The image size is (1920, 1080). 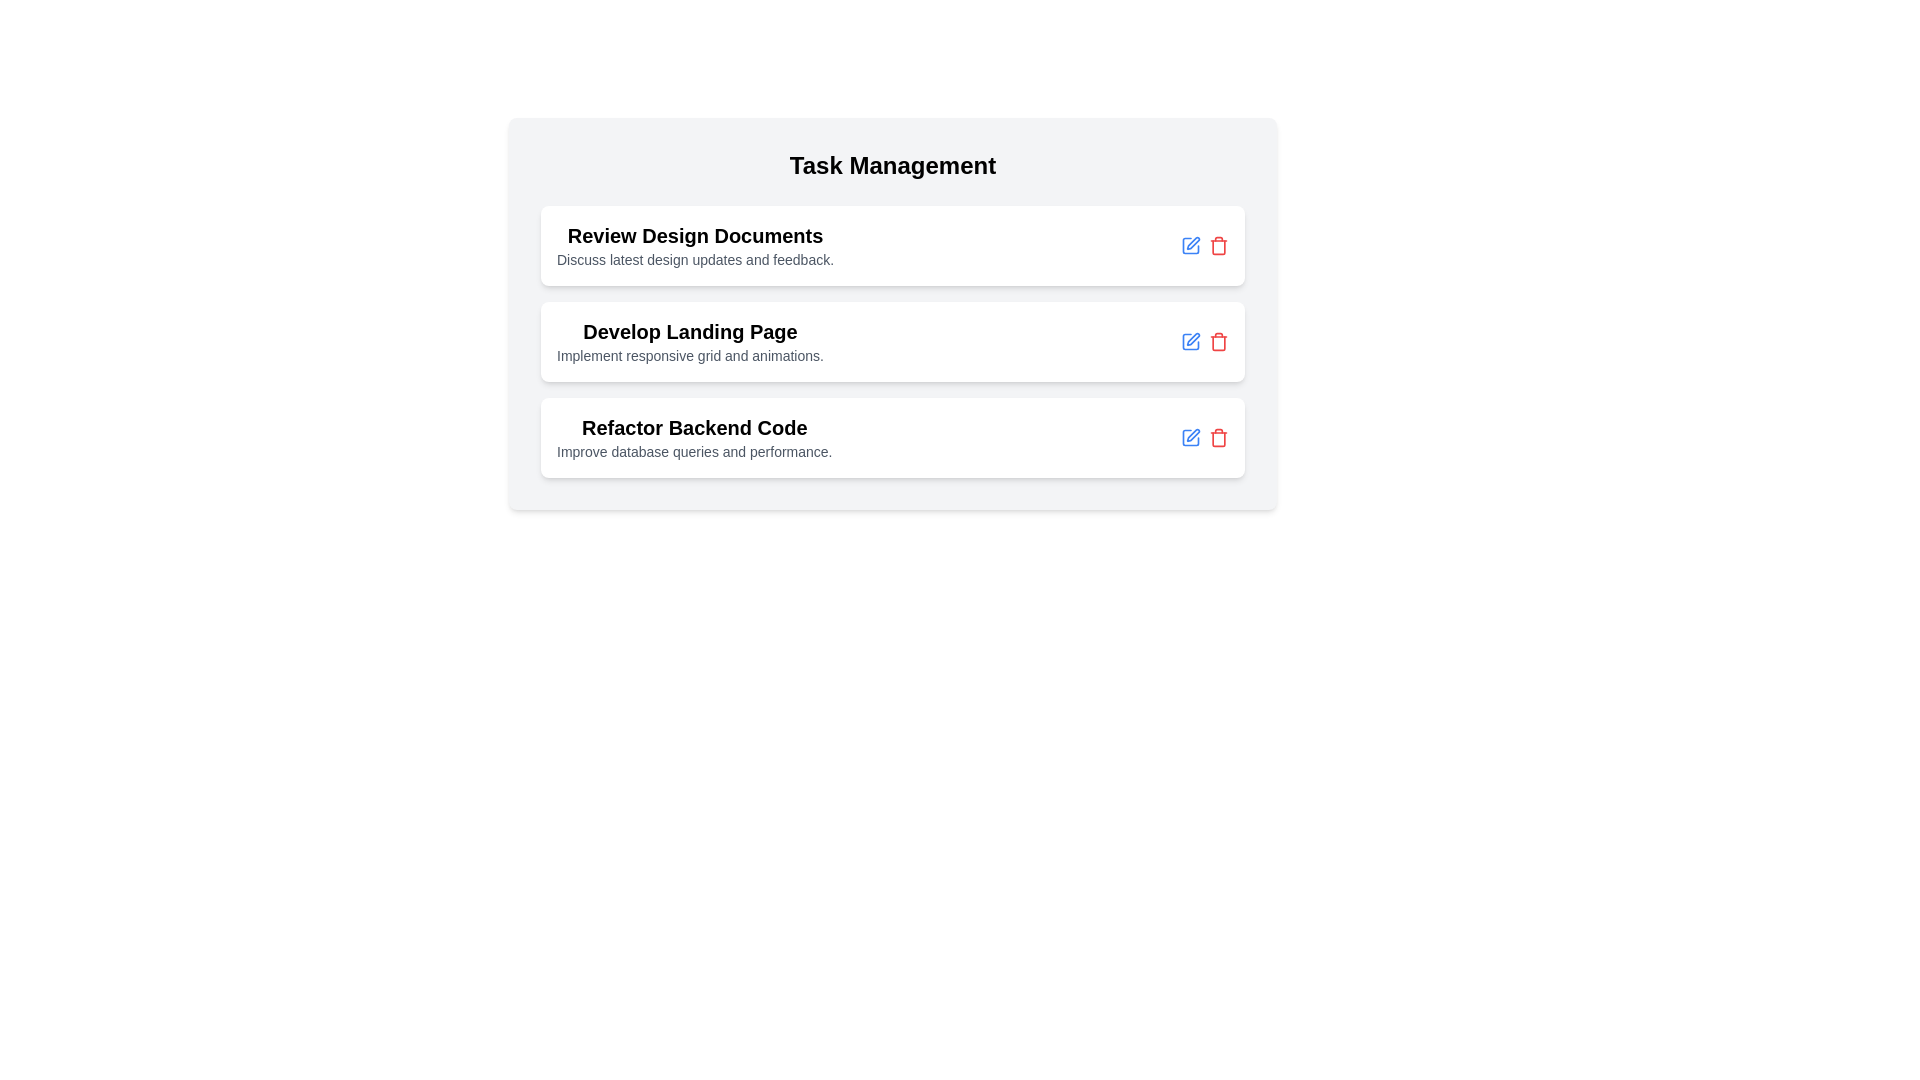 I want to click on the 'Refactor Backend Code' text display to interact with the task controls located adjacent to it, so click(x=694, y=437).